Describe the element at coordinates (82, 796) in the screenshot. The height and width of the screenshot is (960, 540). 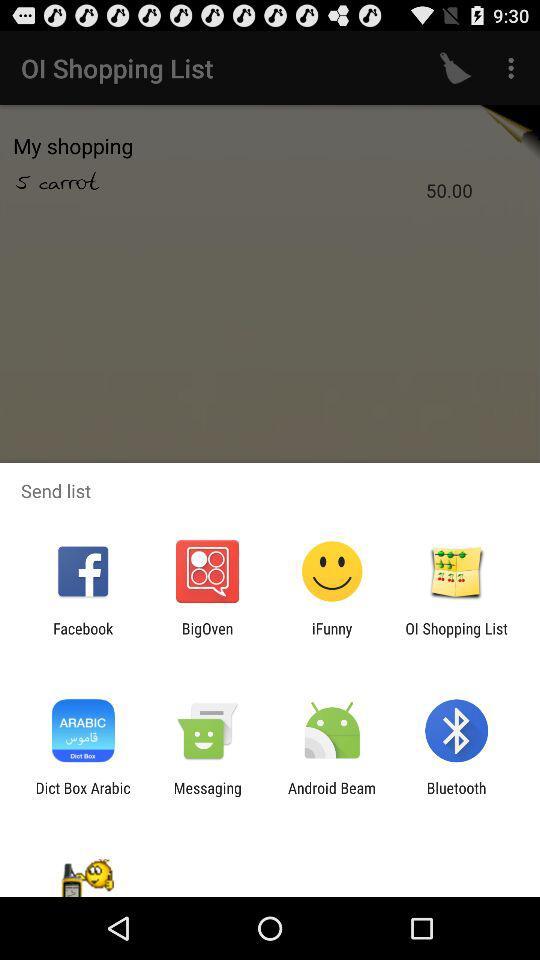
I see `the item next to messaging app` at that location.